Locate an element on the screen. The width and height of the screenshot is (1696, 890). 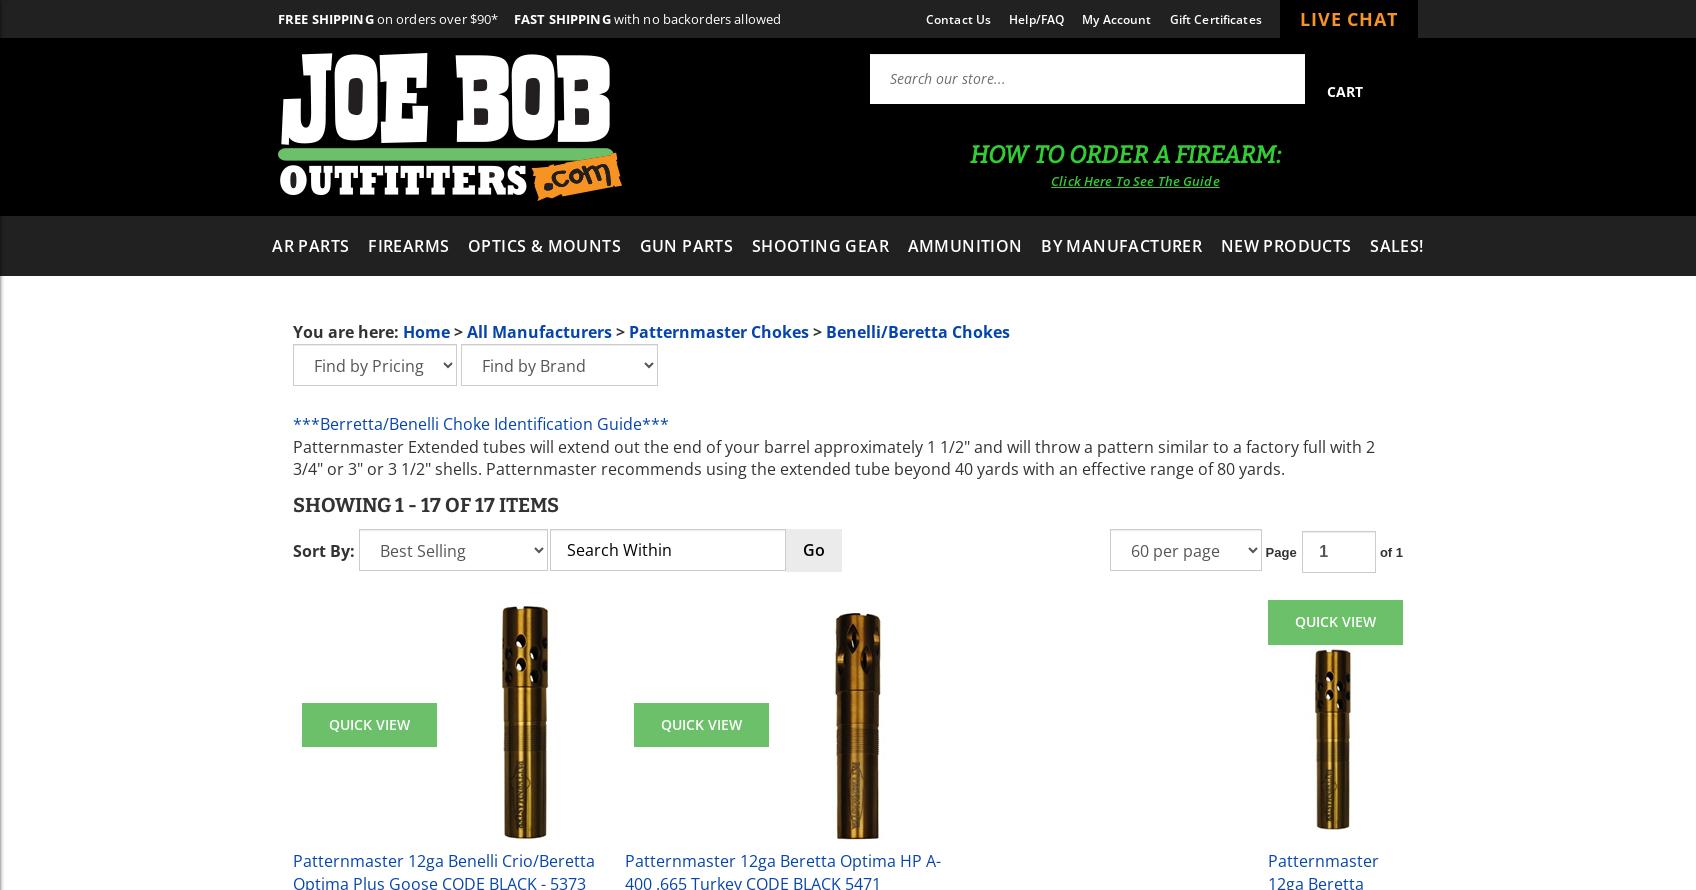
'AR Parts' is located at coordinates (310, 244).